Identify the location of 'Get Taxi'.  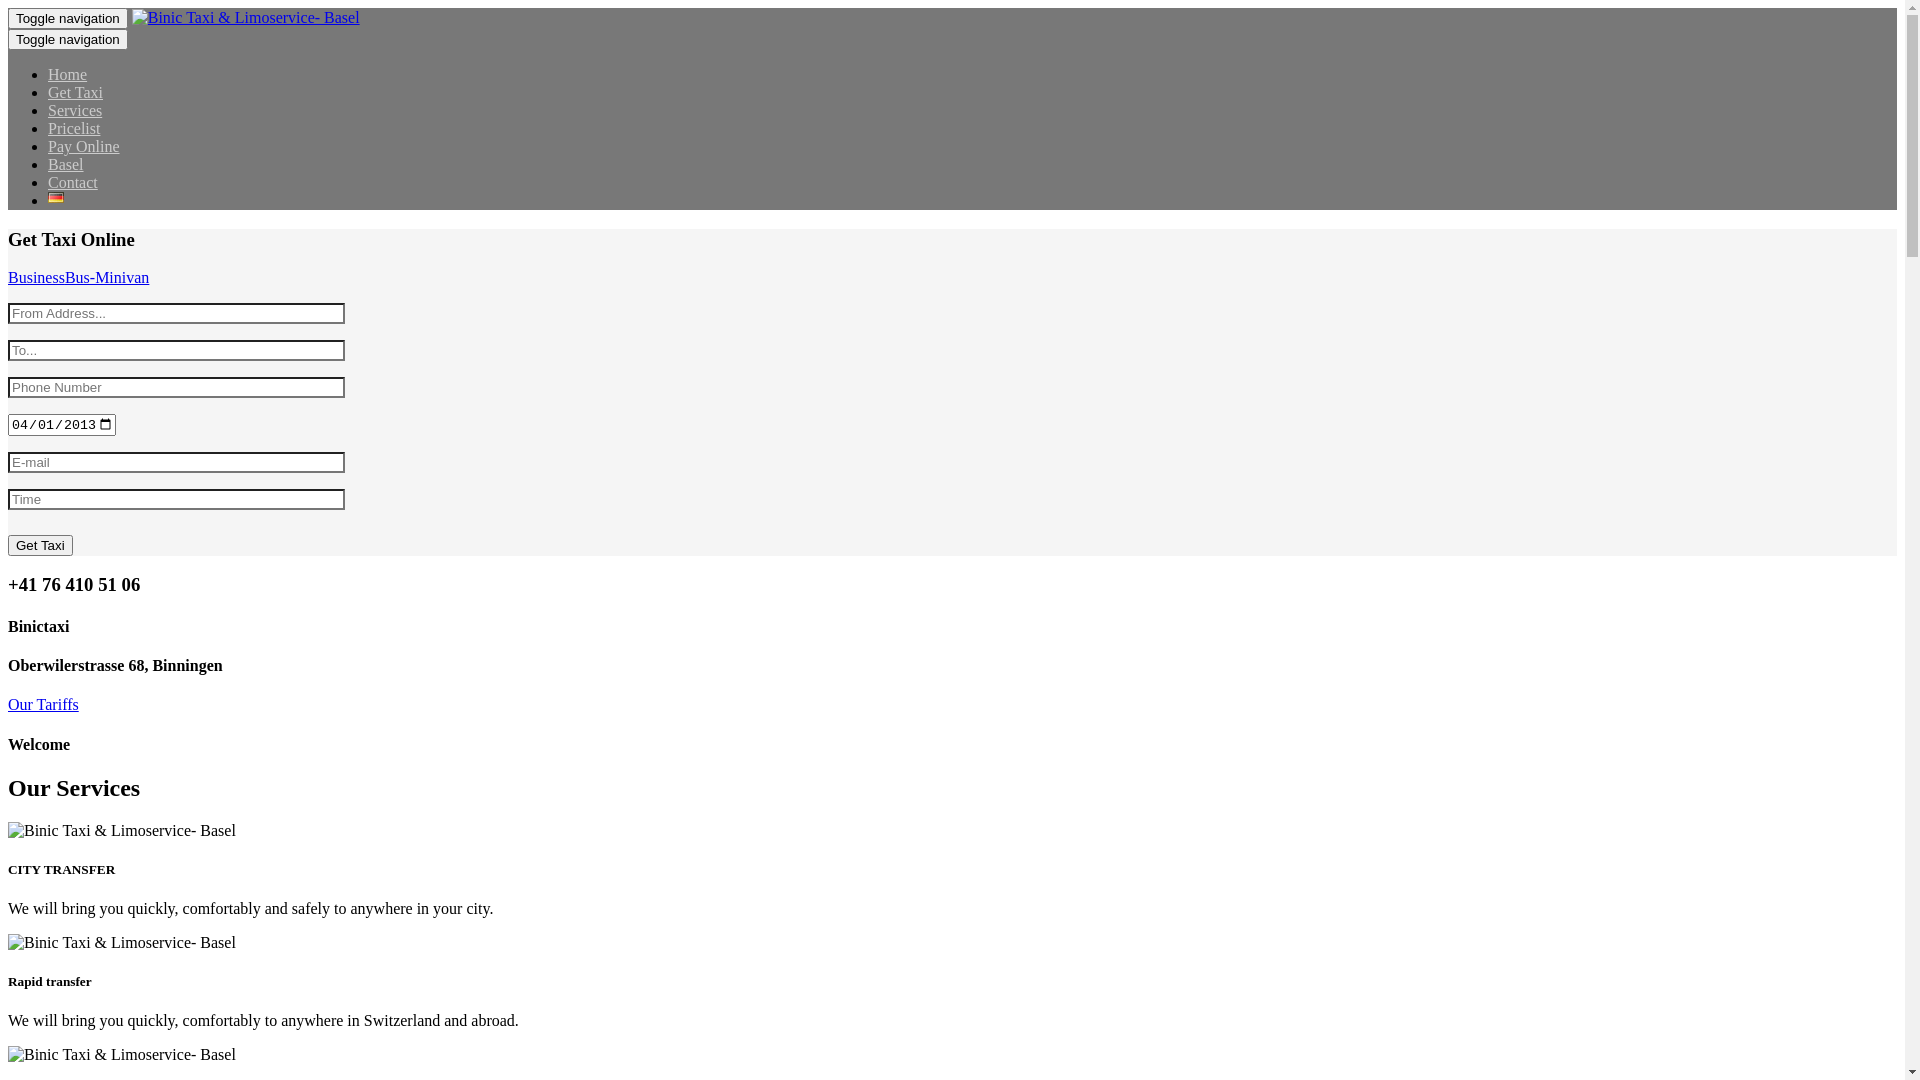
(8, 545).